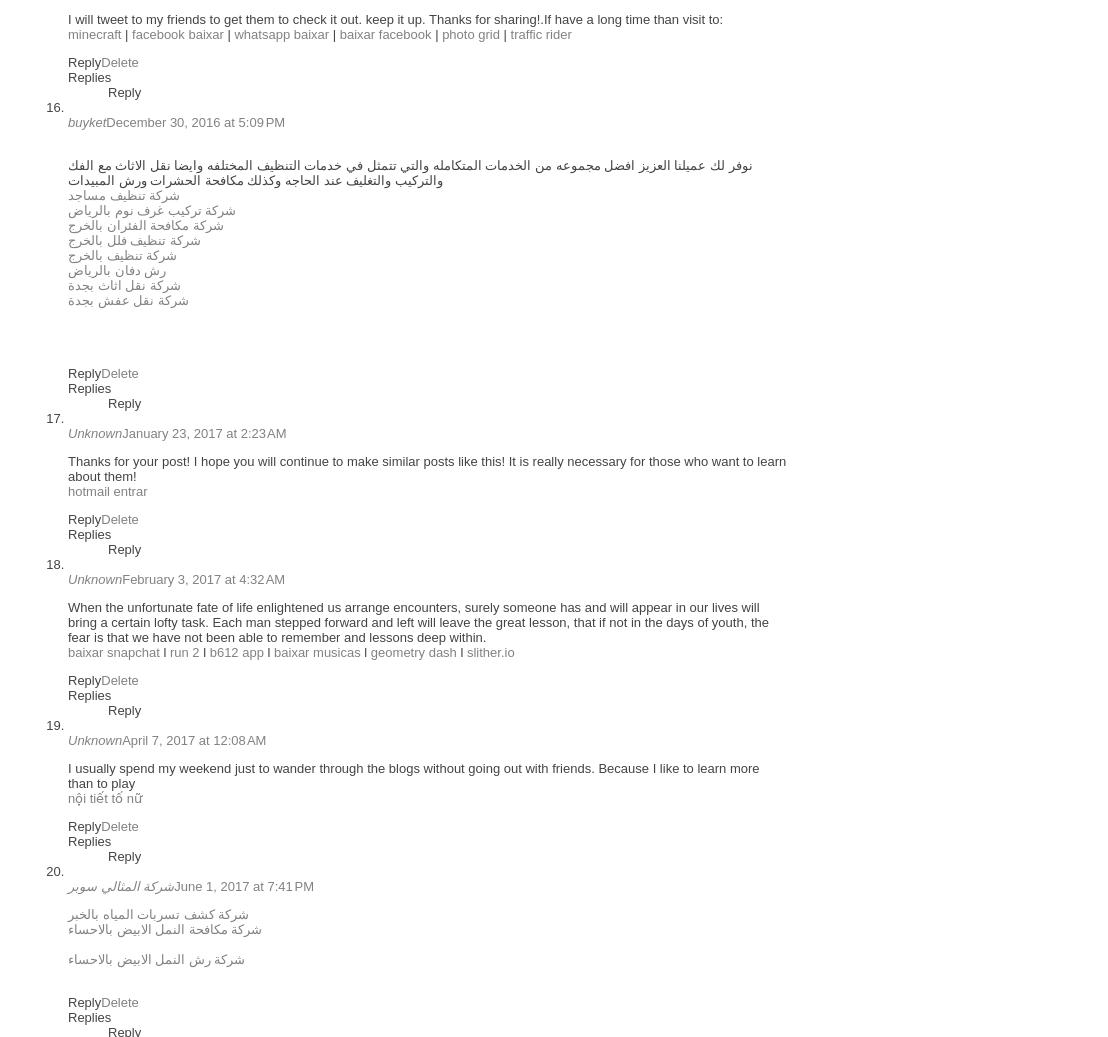  Describe the element at coordinates (470, 33) in the screenshot. I see `'photo grid'` at that location.